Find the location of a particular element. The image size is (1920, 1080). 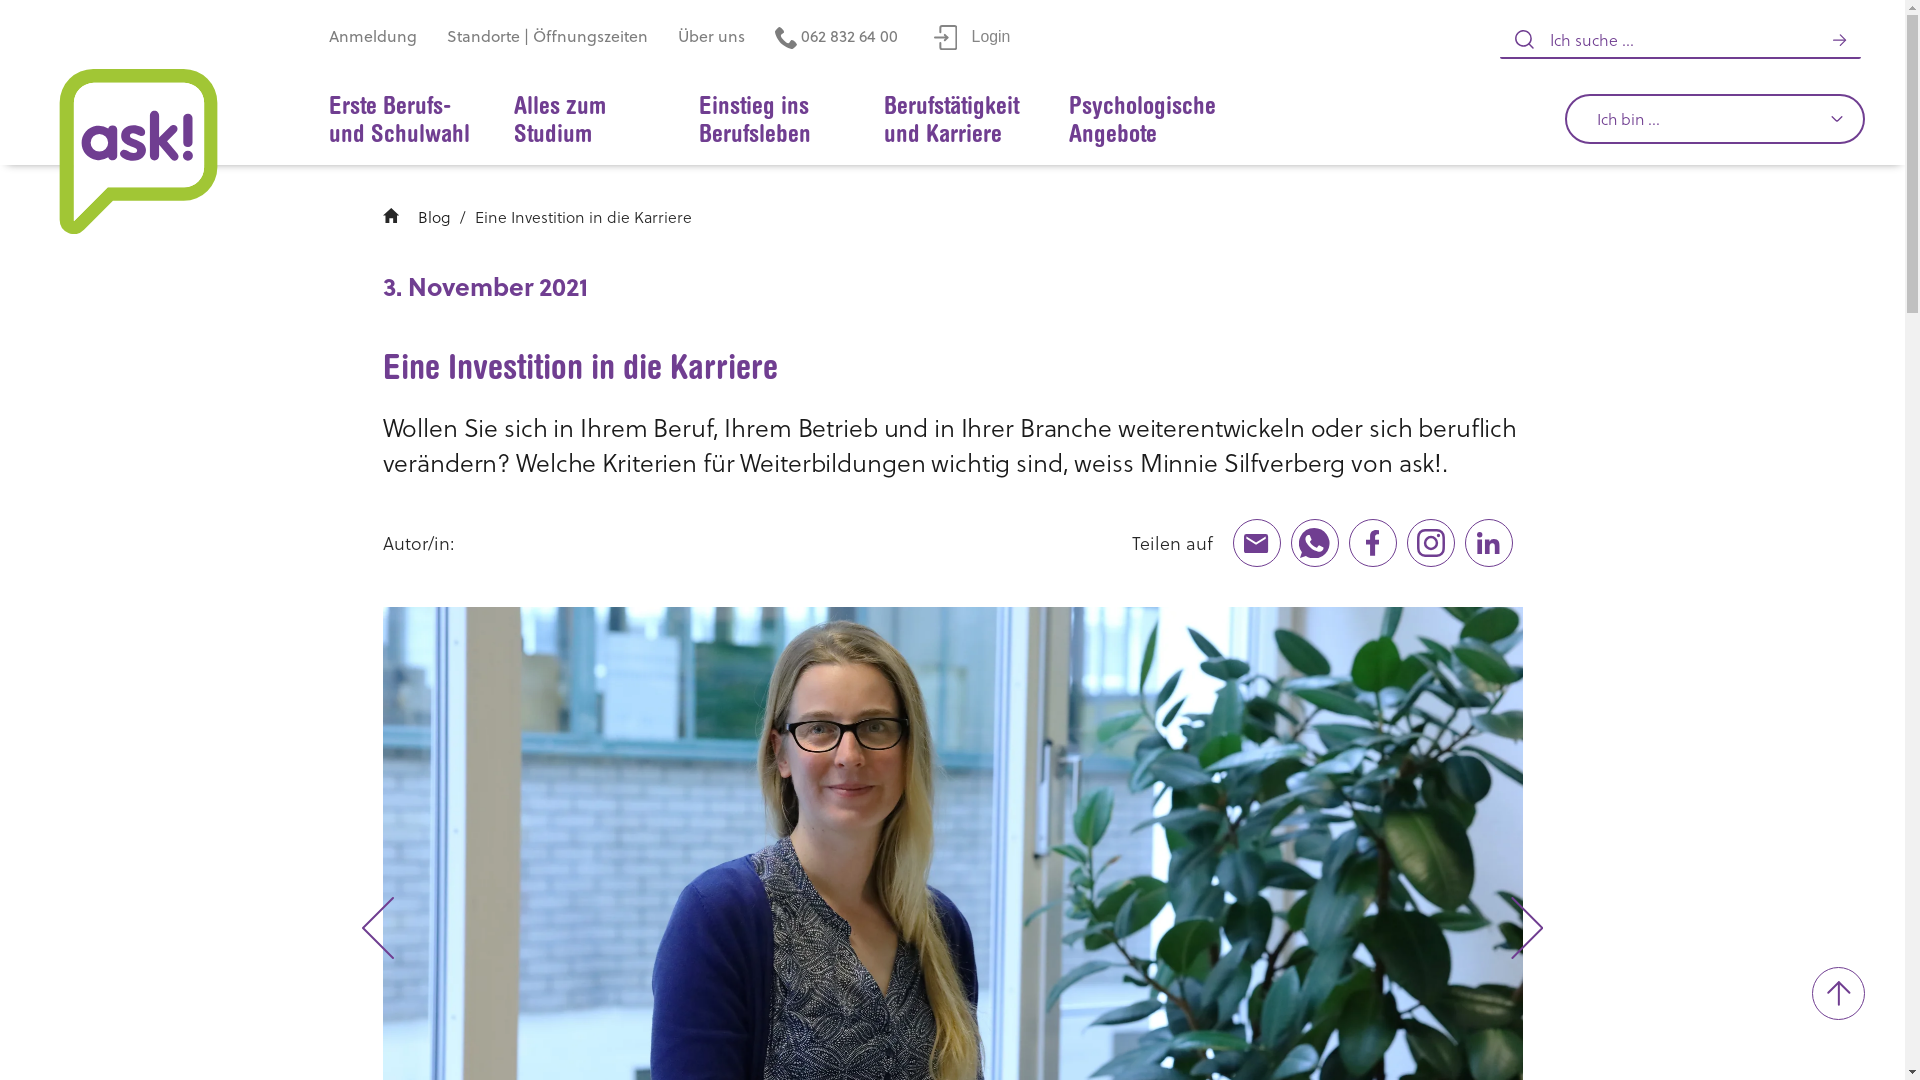

'Blog' is located at coordinates (433, 216).